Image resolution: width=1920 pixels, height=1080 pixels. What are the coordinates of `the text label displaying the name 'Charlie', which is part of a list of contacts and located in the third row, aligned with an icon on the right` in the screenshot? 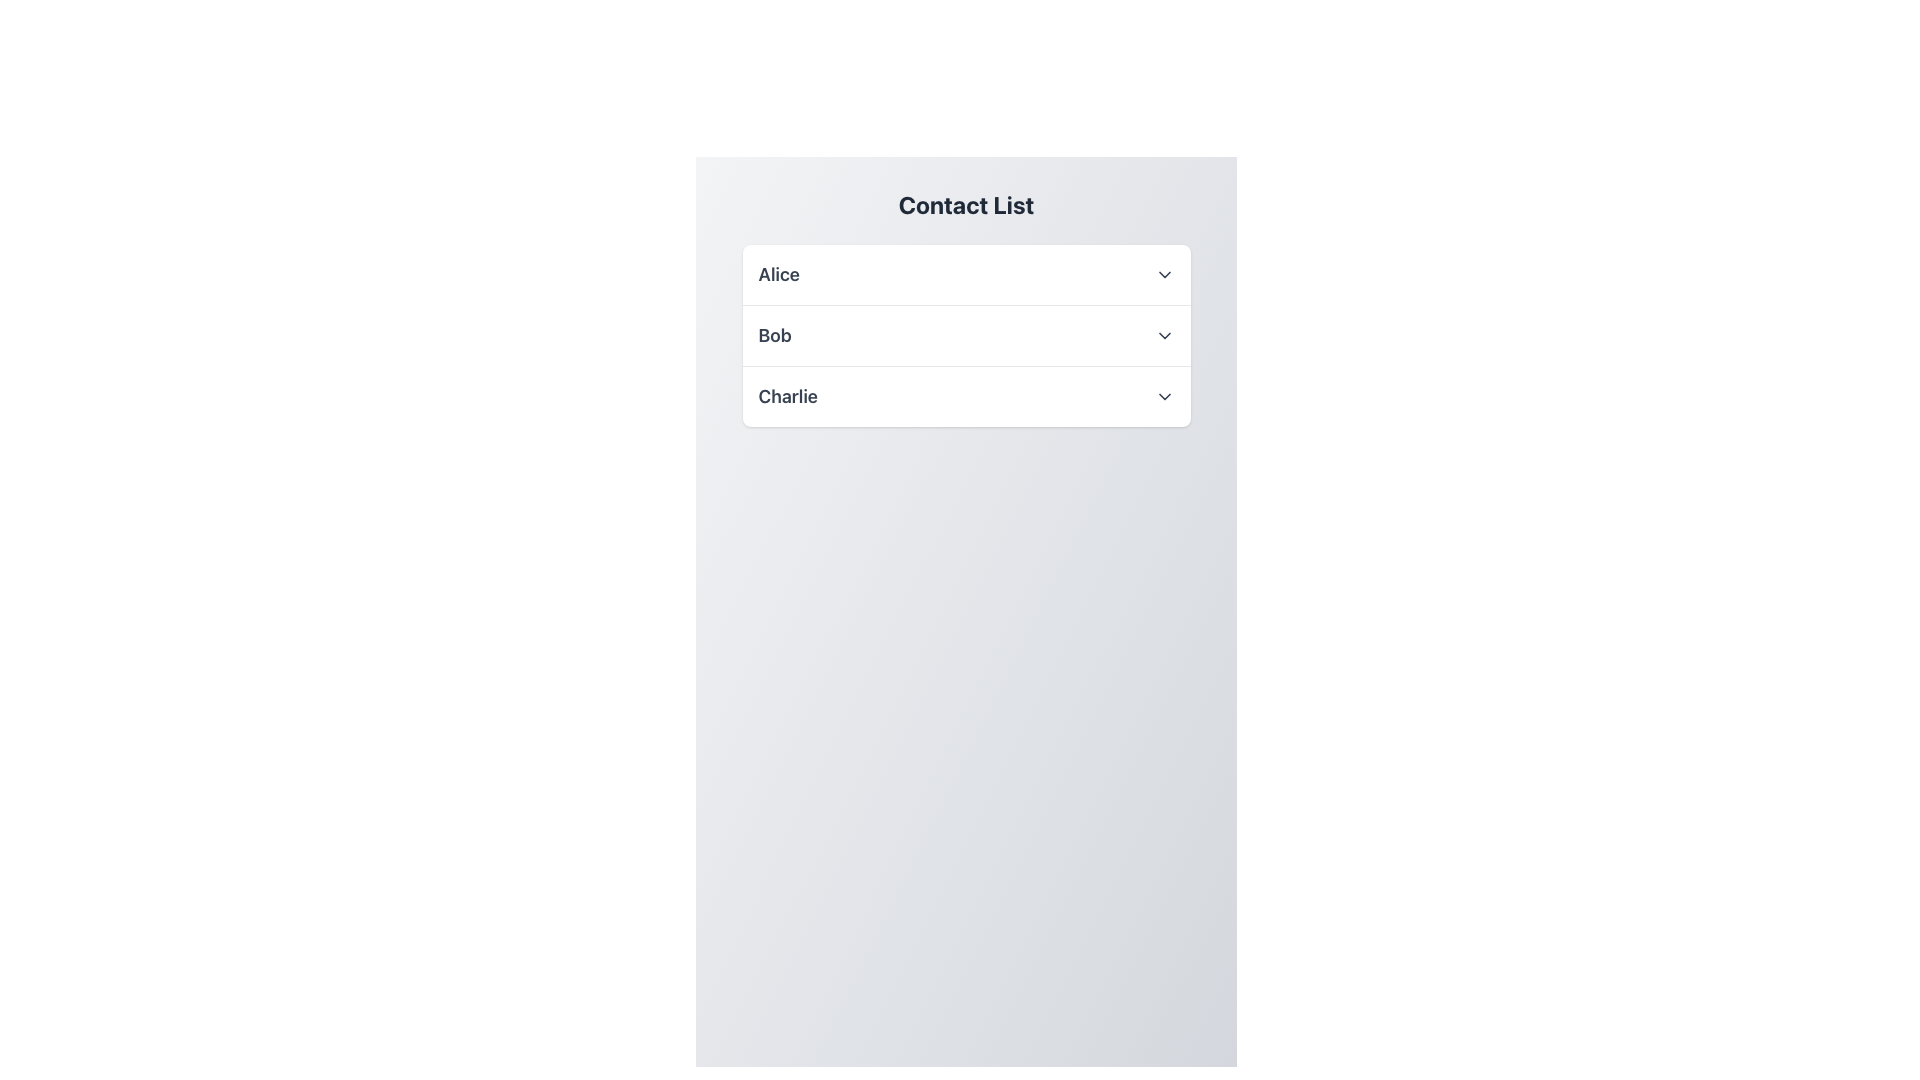 It's located at (787, 397).